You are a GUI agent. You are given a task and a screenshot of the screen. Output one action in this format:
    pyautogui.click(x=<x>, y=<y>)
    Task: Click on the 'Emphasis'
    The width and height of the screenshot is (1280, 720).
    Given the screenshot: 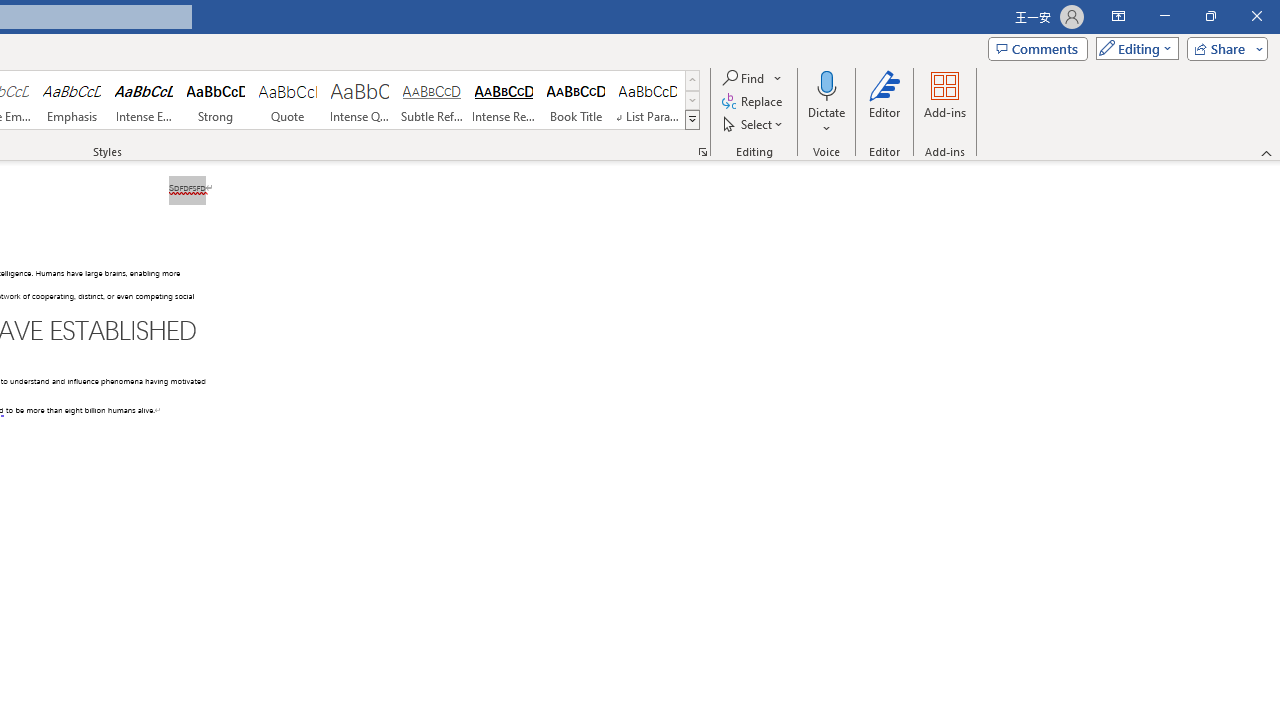 What is the action you would take?
    pyautogui.click(x=71, y=100)
    